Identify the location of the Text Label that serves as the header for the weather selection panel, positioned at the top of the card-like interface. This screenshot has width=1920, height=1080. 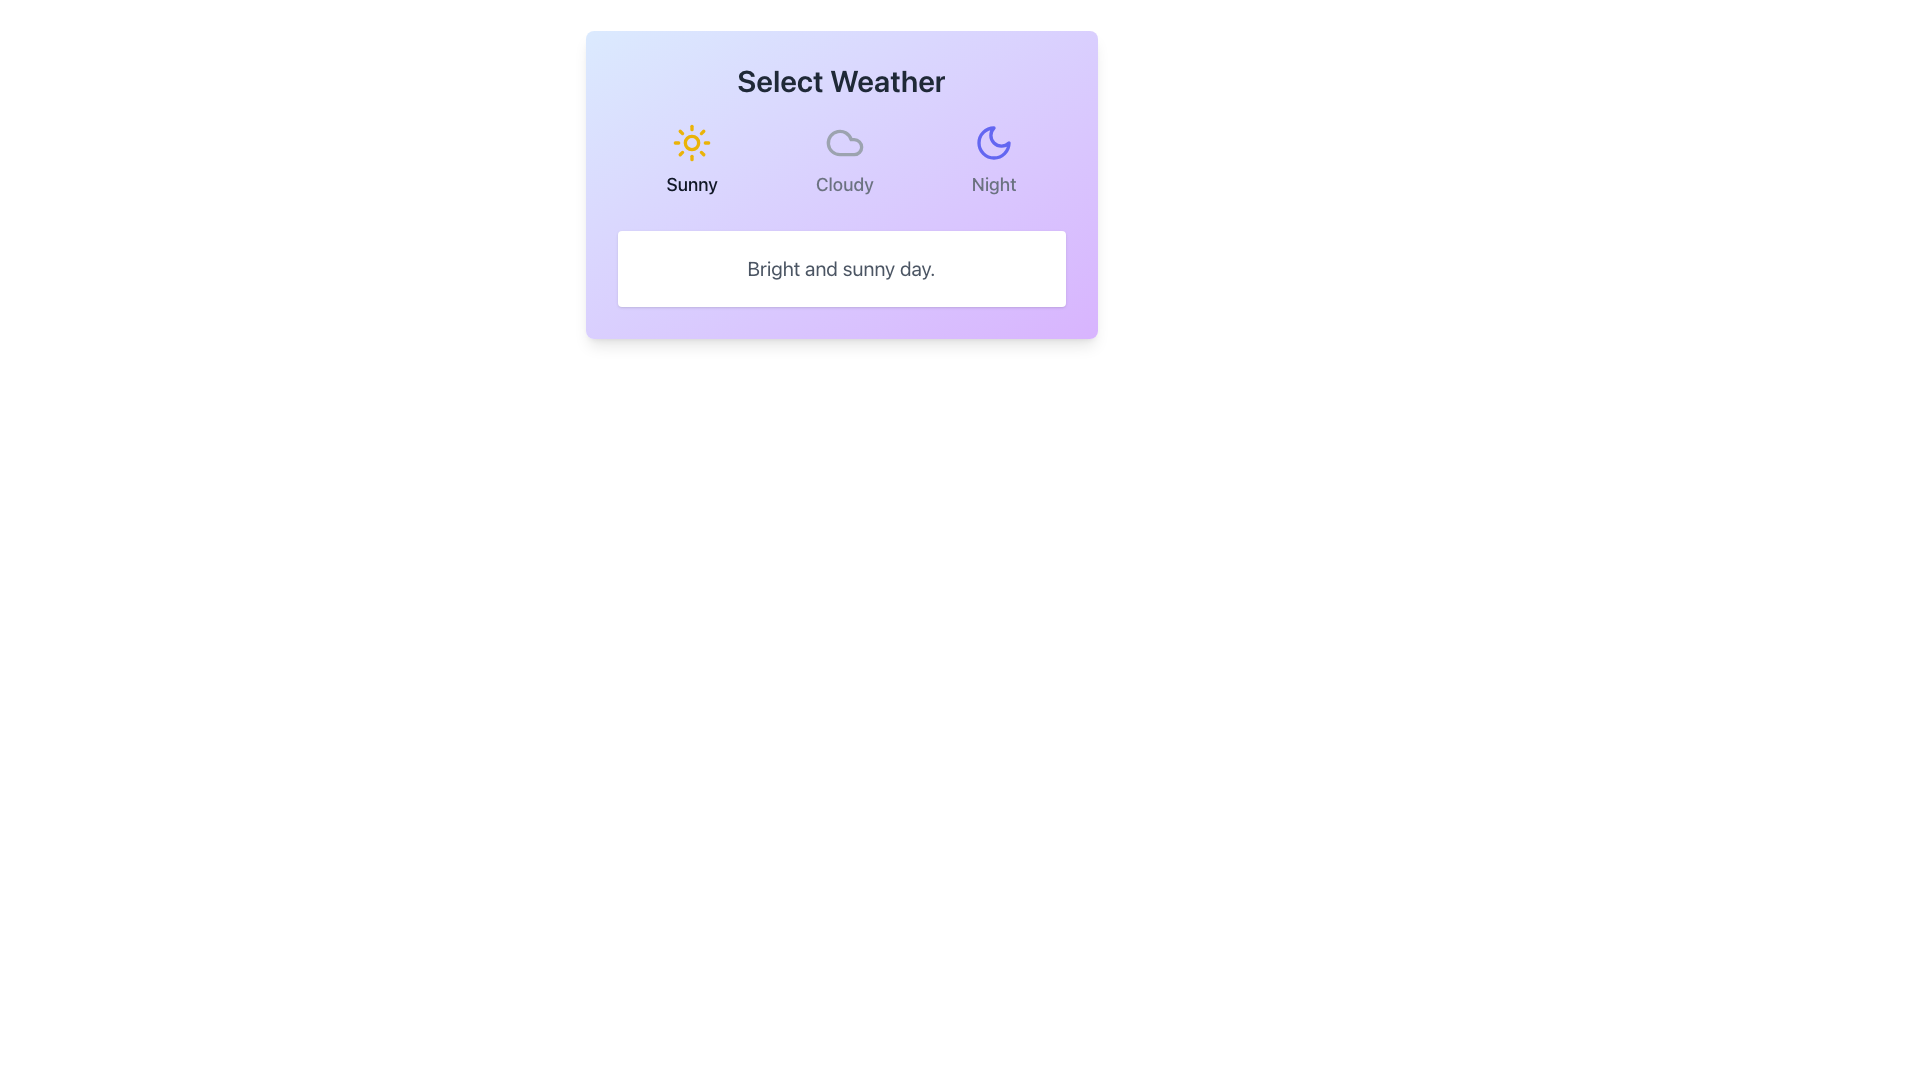
(841, 80).